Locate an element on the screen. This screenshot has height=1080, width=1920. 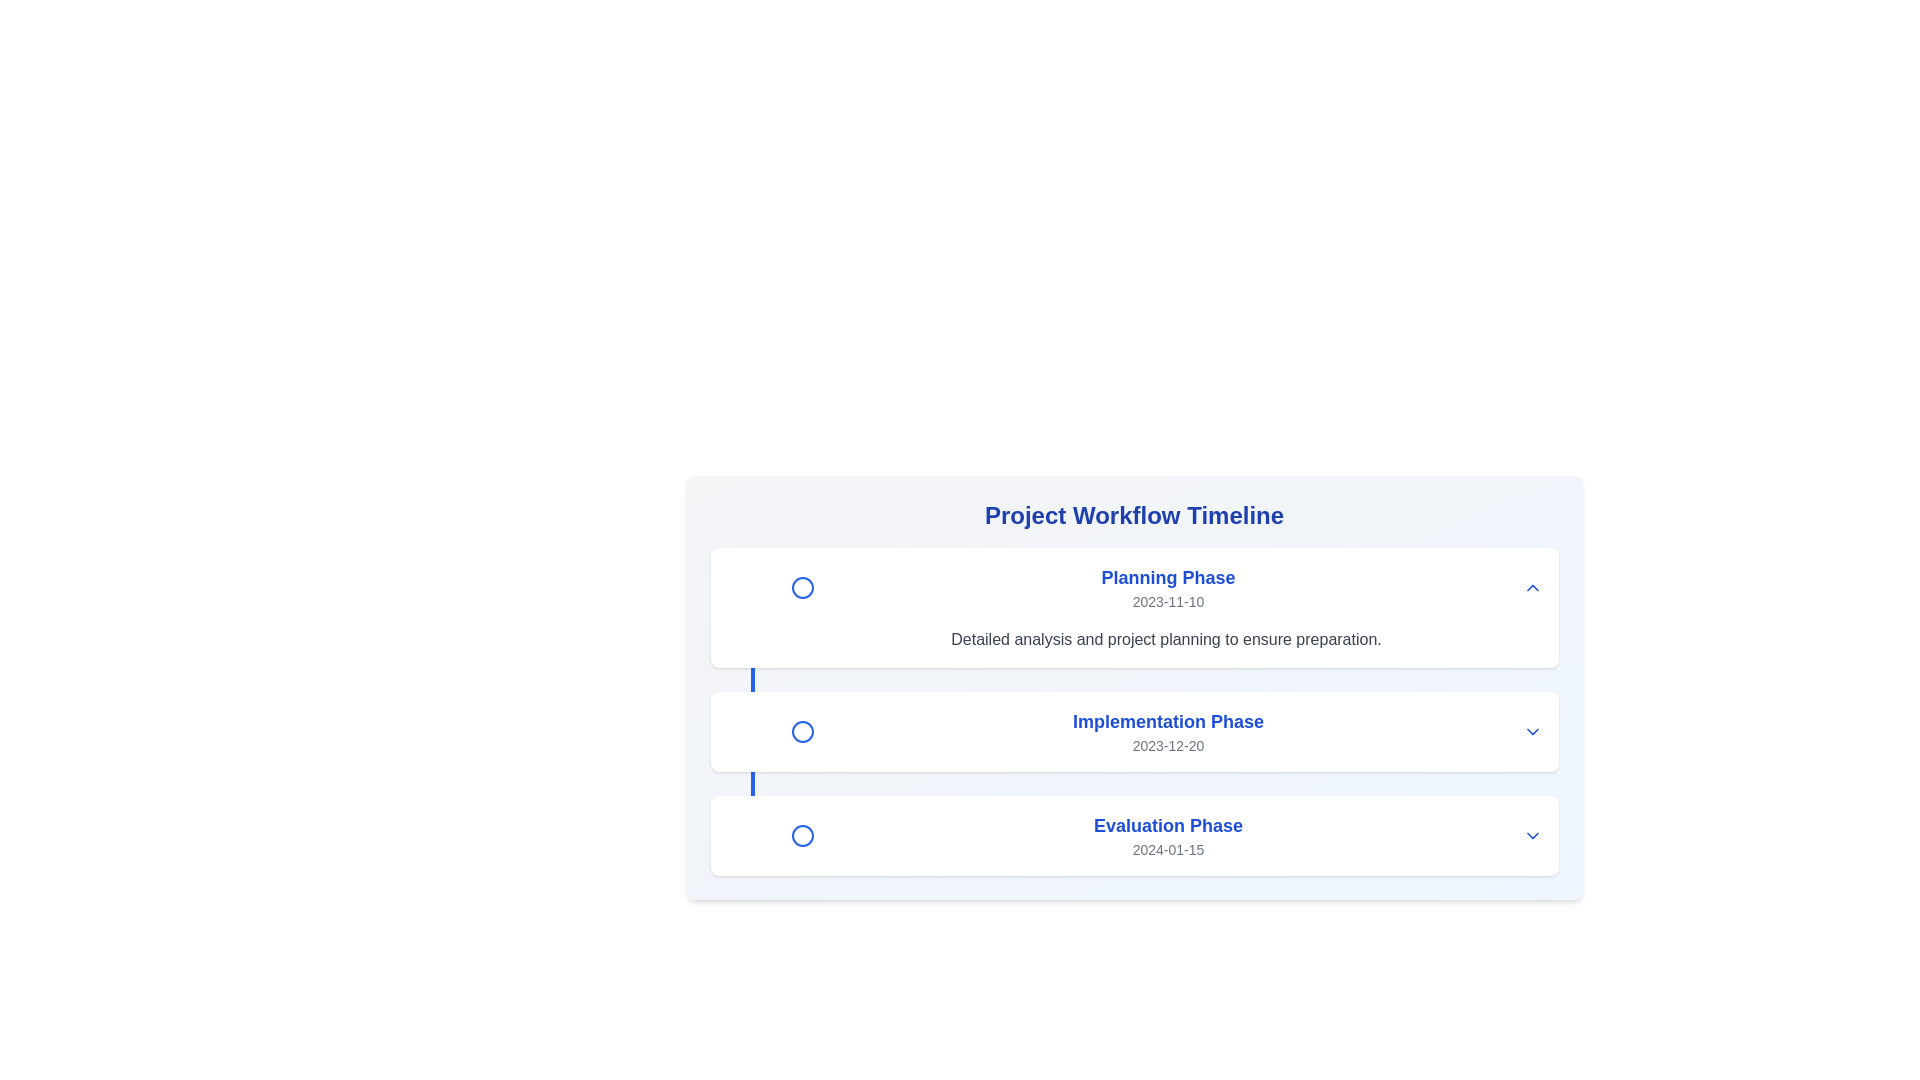
the decorative circle visual indicator marking the 'Evaluation Phase' in the Project Workflow Timeline is located at coordinates (802, 836).